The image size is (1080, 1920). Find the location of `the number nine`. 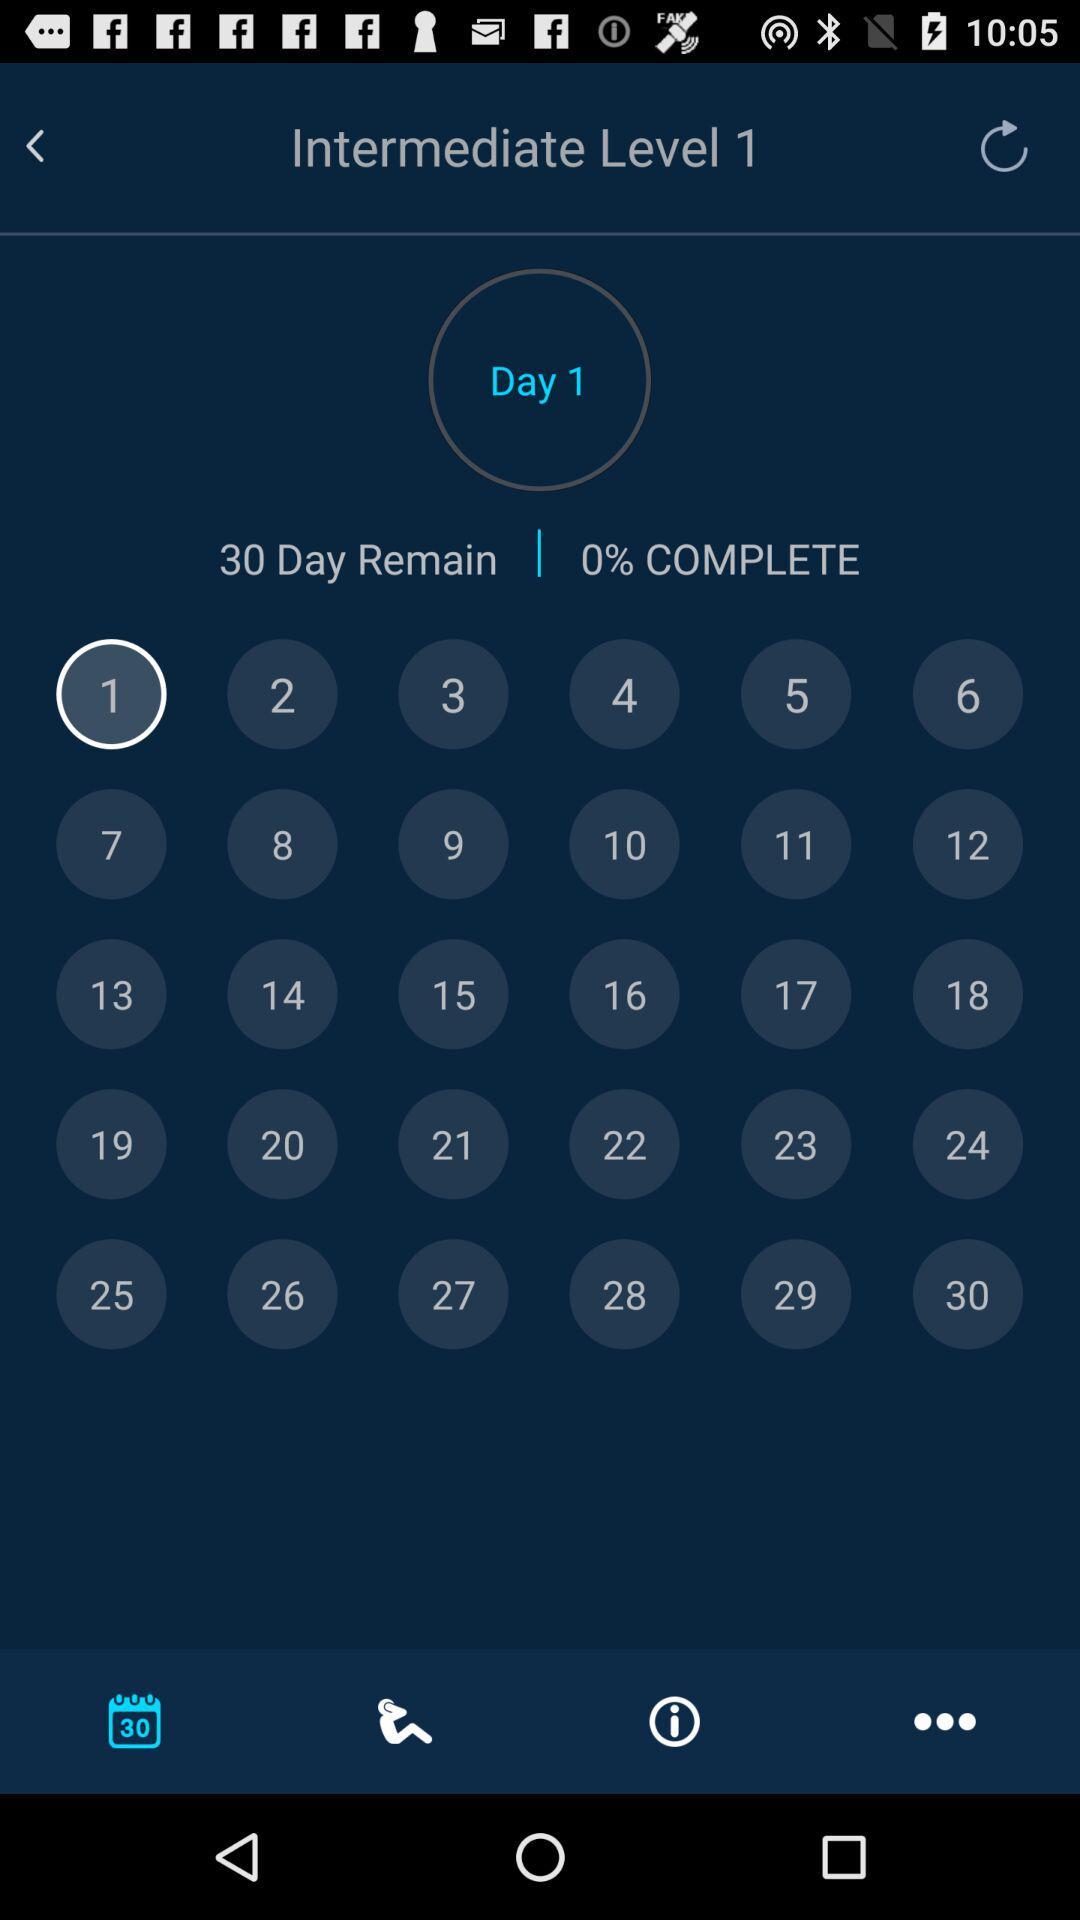

the number nine is located at coordinates (453, 844).